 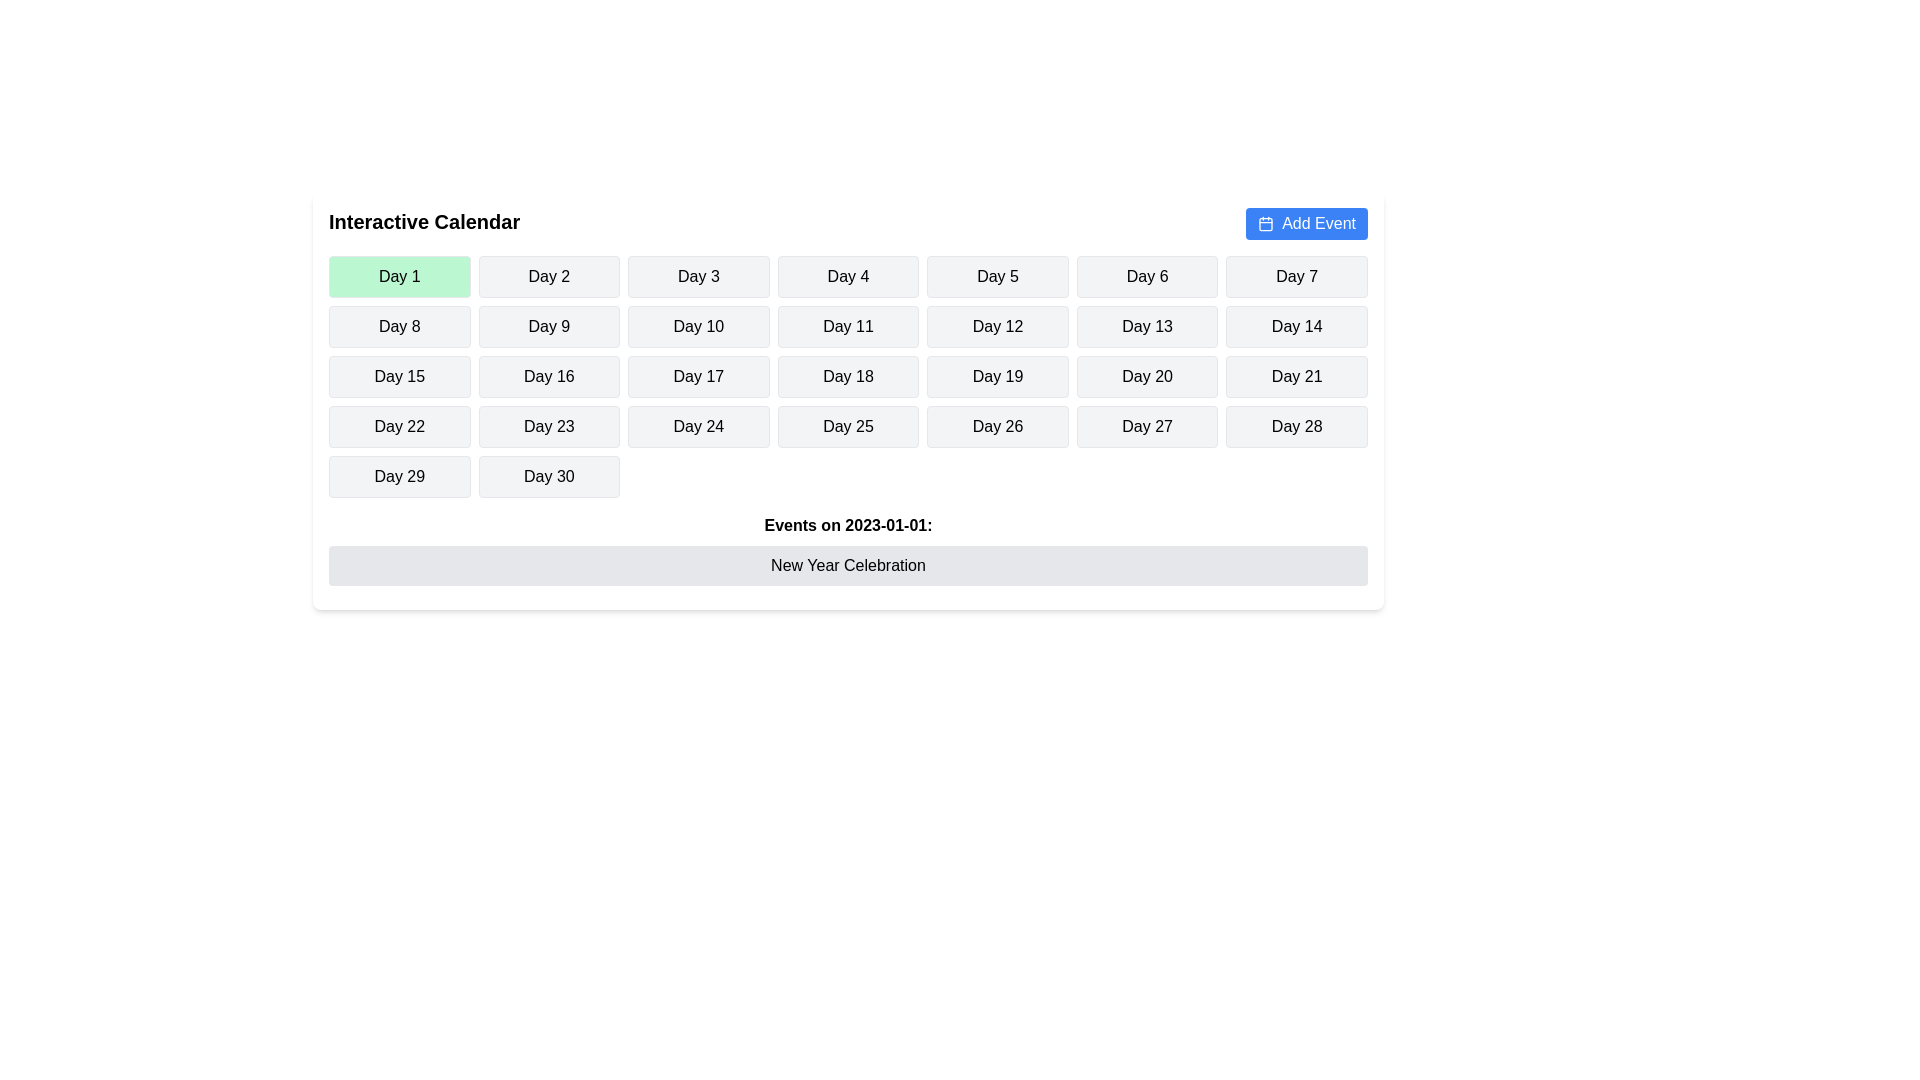 I want to click on the button representing 'Day 23' in the calendar grid, so click(x=549, y=426).